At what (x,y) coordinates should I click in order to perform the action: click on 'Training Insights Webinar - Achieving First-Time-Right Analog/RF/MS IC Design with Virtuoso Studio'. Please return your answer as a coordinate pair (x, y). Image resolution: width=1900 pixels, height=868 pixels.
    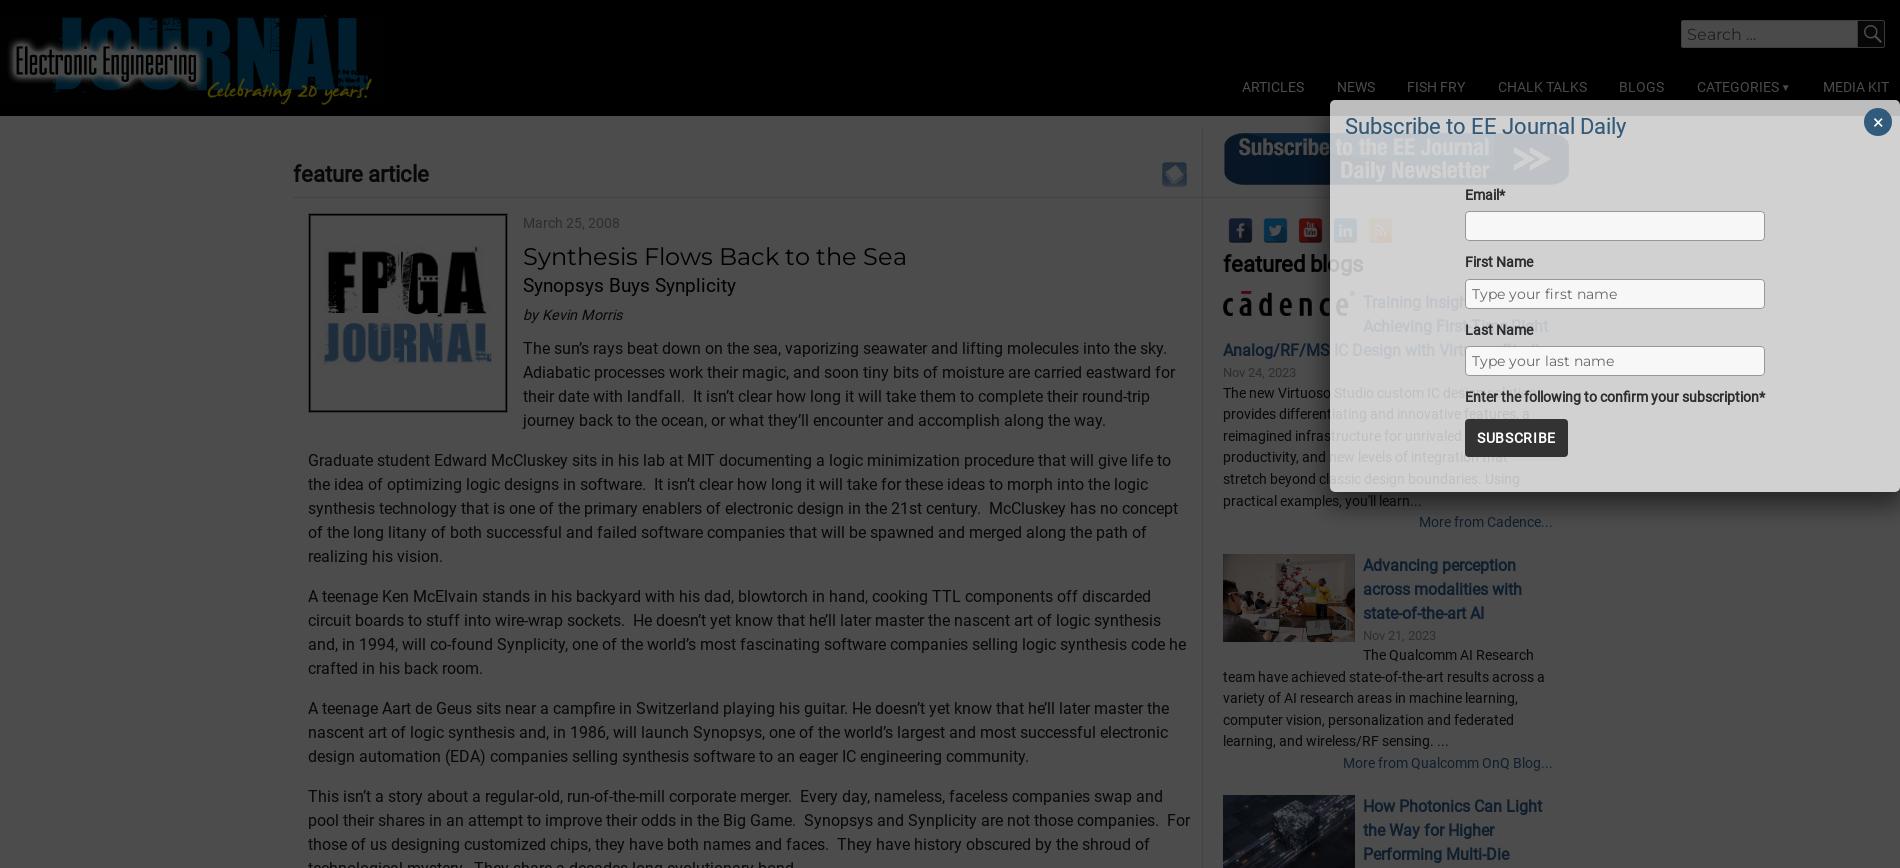
    Looking at the image, I should click on (1385, 426).